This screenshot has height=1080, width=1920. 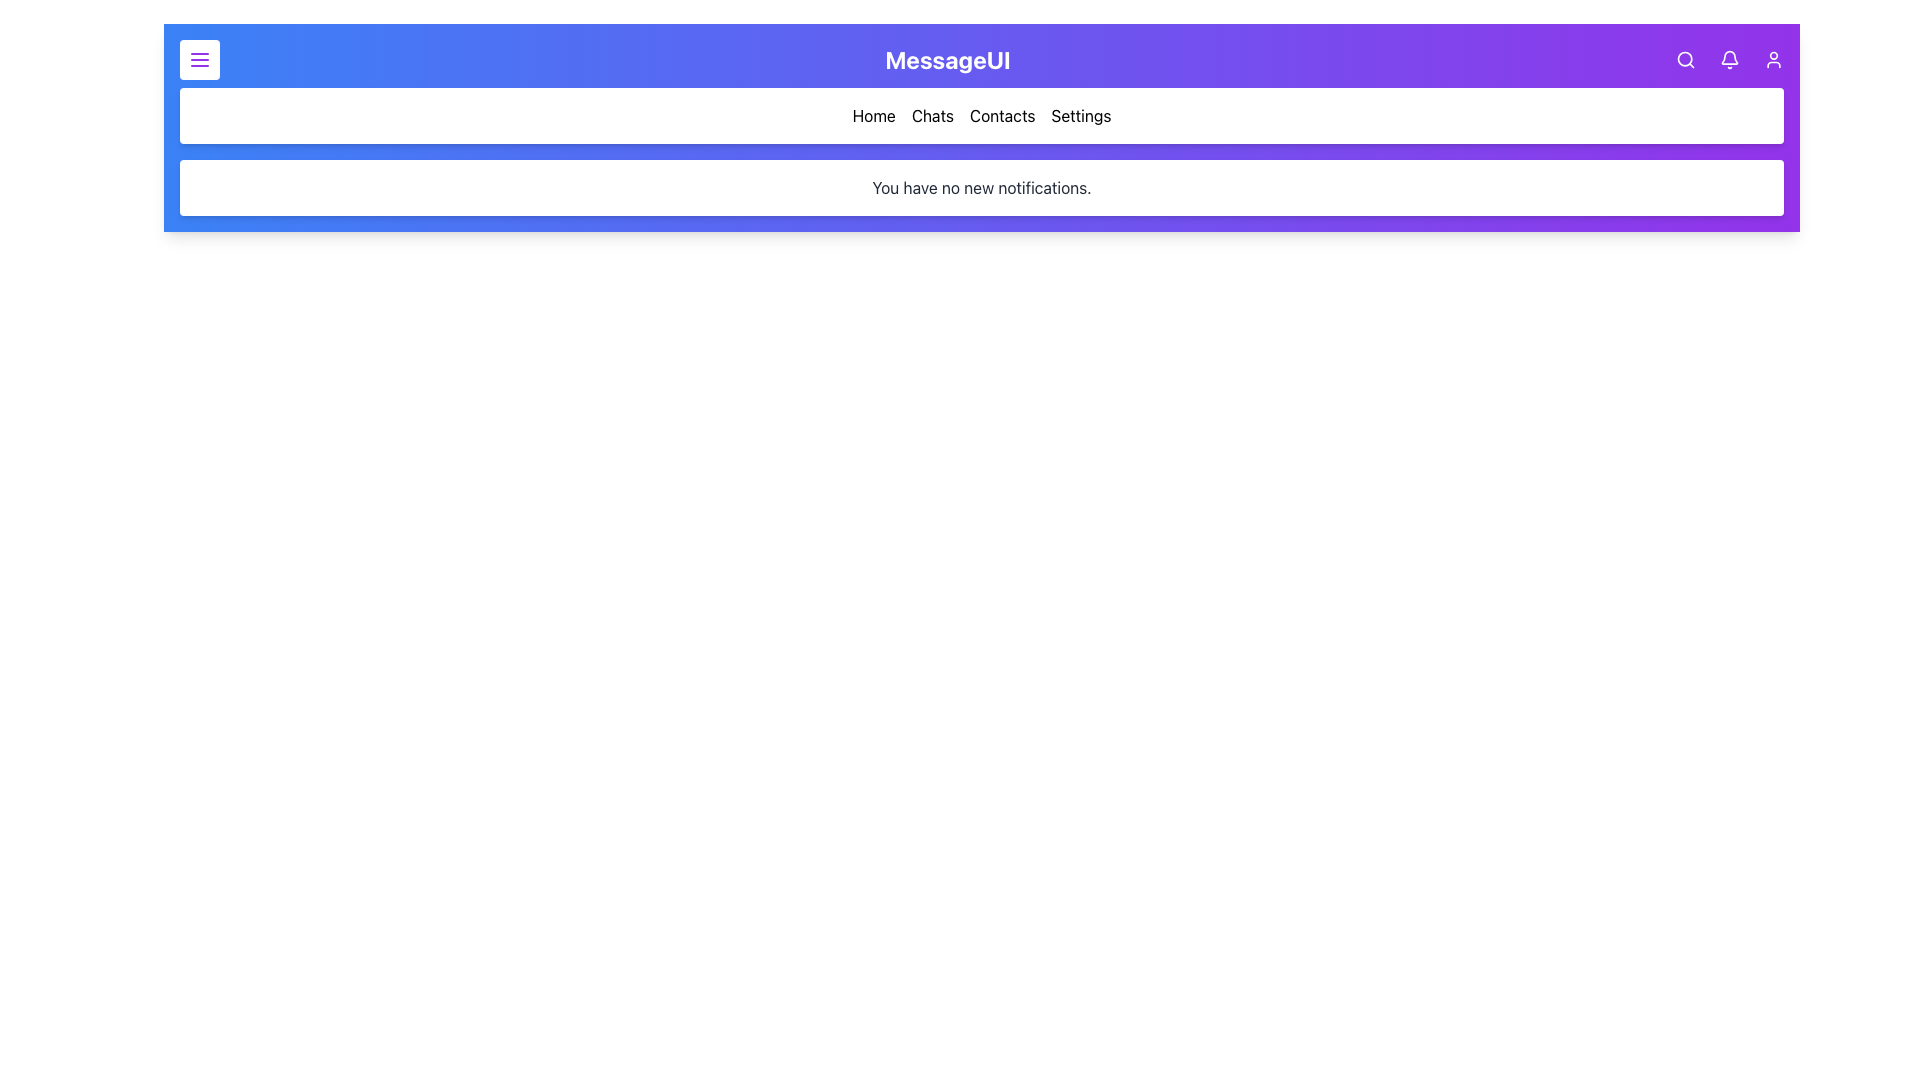 What do you see at coordinates (1773, 59) in the screenshot?
I see `the user profile icon button with a purple background located at the far right of the navigation bar` at bounding box center [1773, 59].